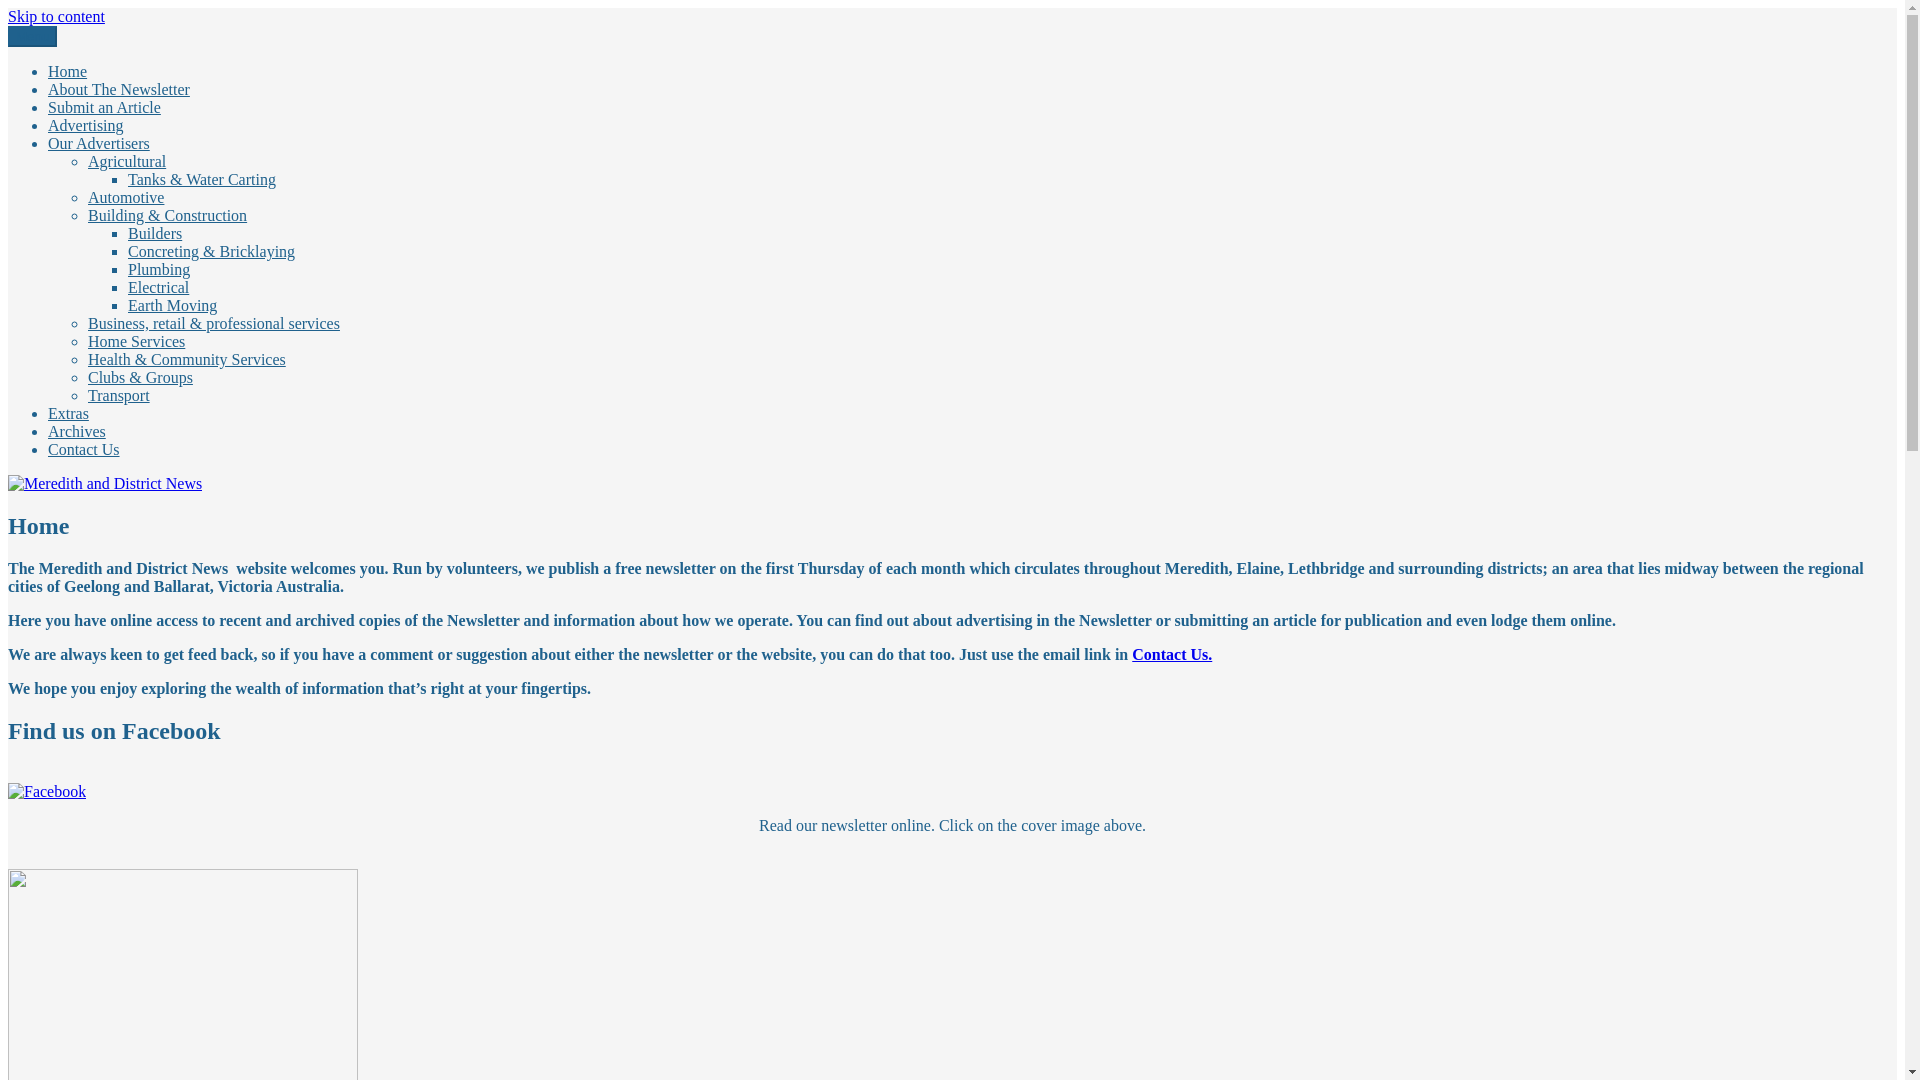  Describe the element at coordinates (48, 107) in the screenshot. I see `'Submit an Article'` at that location.